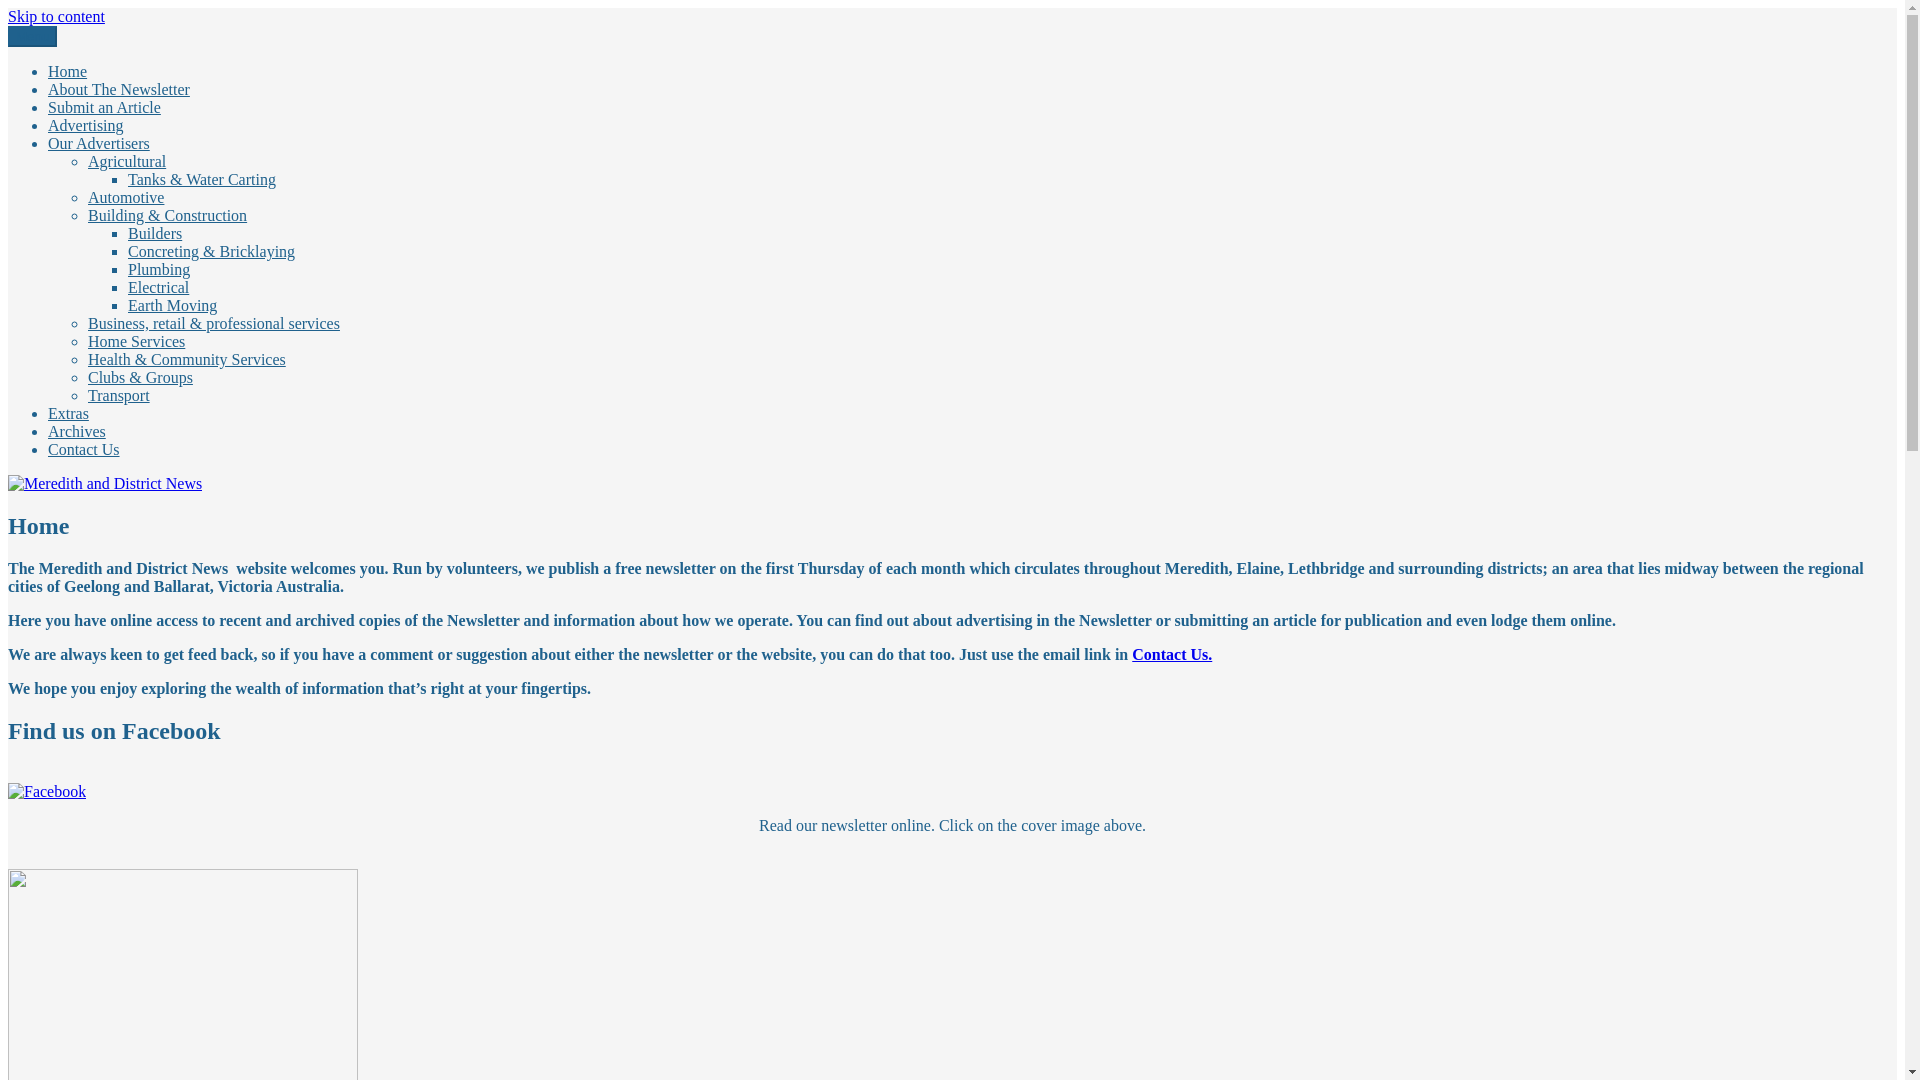  Describe the element at coordinates (48, 107) in the screenshot. I see `'Submit an Article'` at that location.